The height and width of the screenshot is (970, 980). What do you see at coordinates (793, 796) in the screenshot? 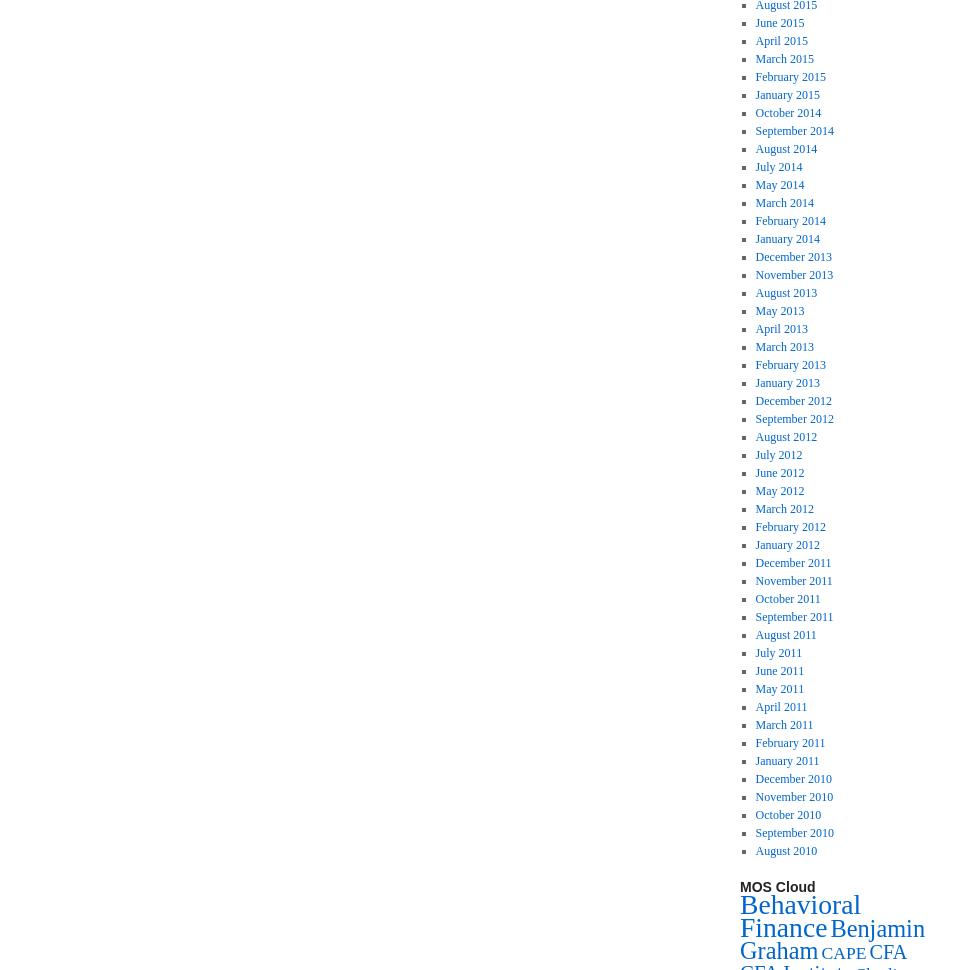
I see `'November 2010'` at bounding box center [793, 796].